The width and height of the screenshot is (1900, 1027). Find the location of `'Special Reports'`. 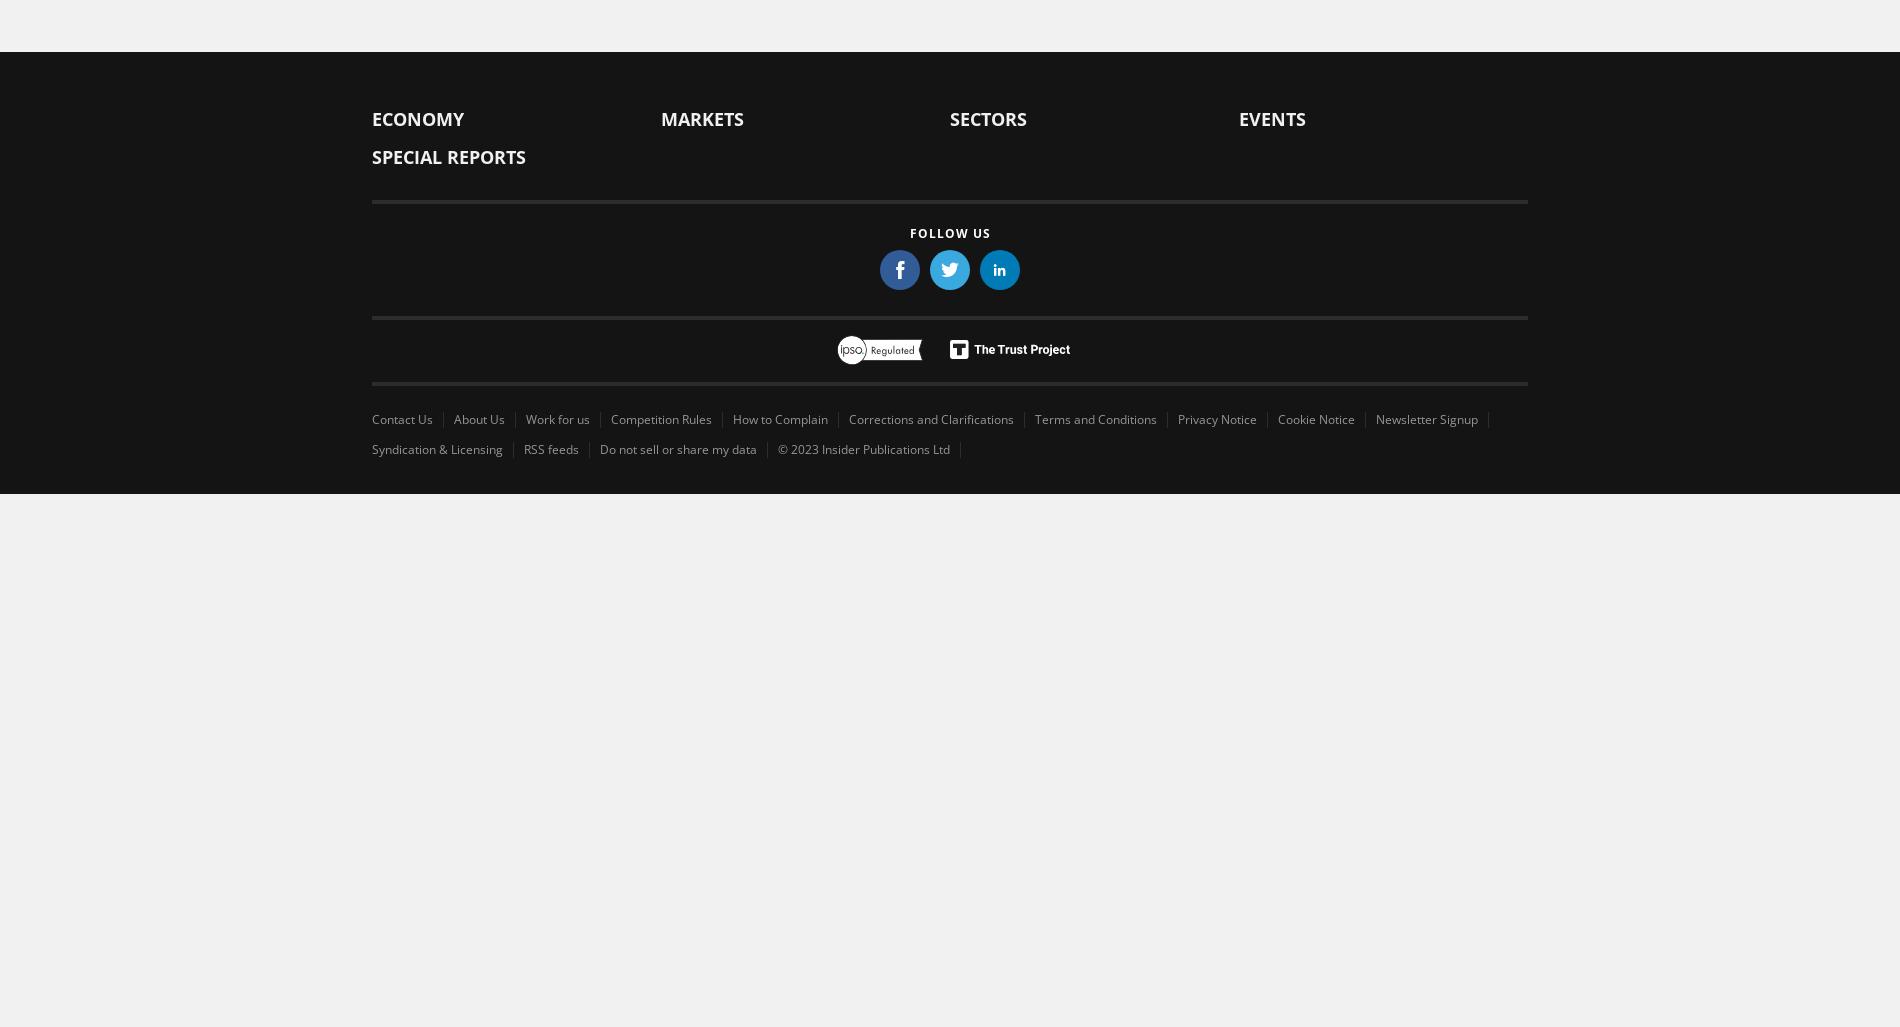

'Special Reports' is located at coordinates (447, 156).